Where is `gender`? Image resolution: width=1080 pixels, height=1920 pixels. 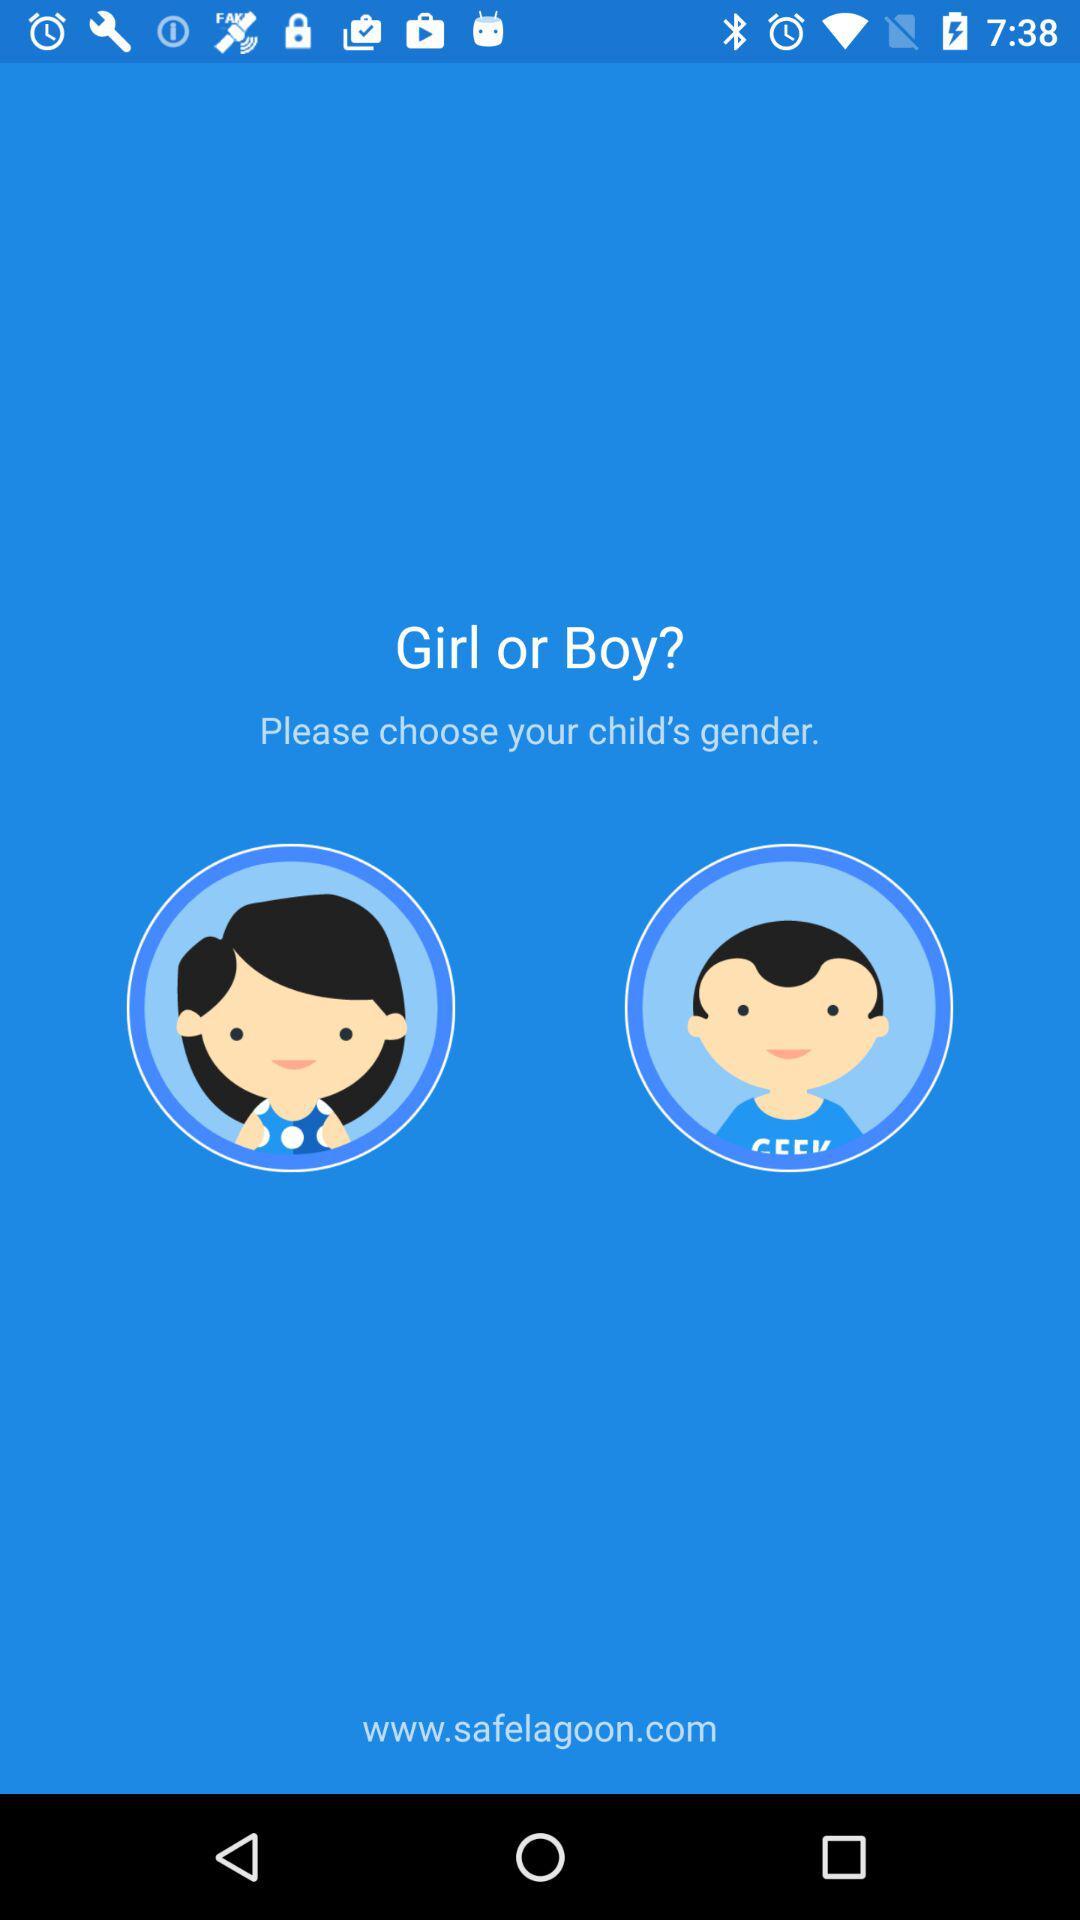
gender is located at coordinates (788, 1009).